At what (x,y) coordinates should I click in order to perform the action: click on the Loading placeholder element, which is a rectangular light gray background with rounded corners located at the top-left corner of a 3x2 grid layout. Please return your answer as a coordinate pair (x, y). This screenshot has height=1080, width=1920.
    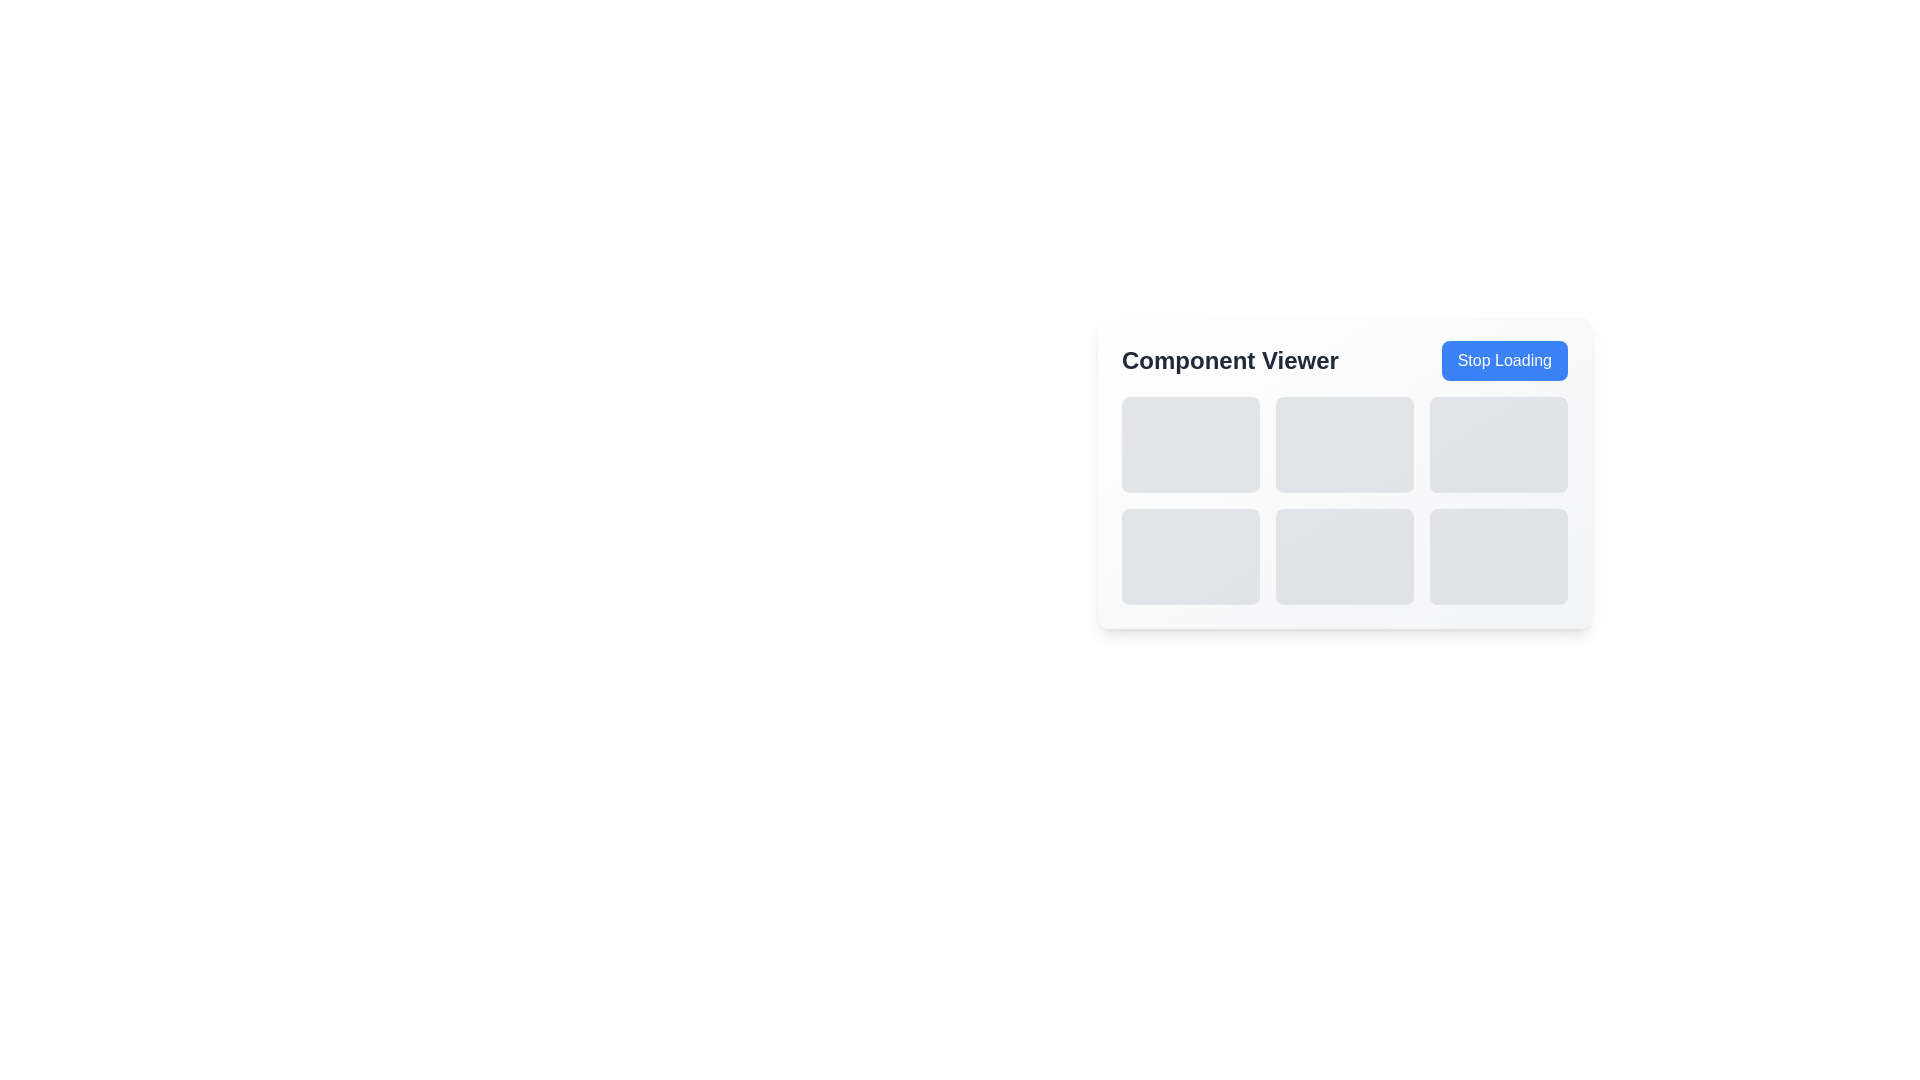
    Looking at the image, I should click on (1190, 443).